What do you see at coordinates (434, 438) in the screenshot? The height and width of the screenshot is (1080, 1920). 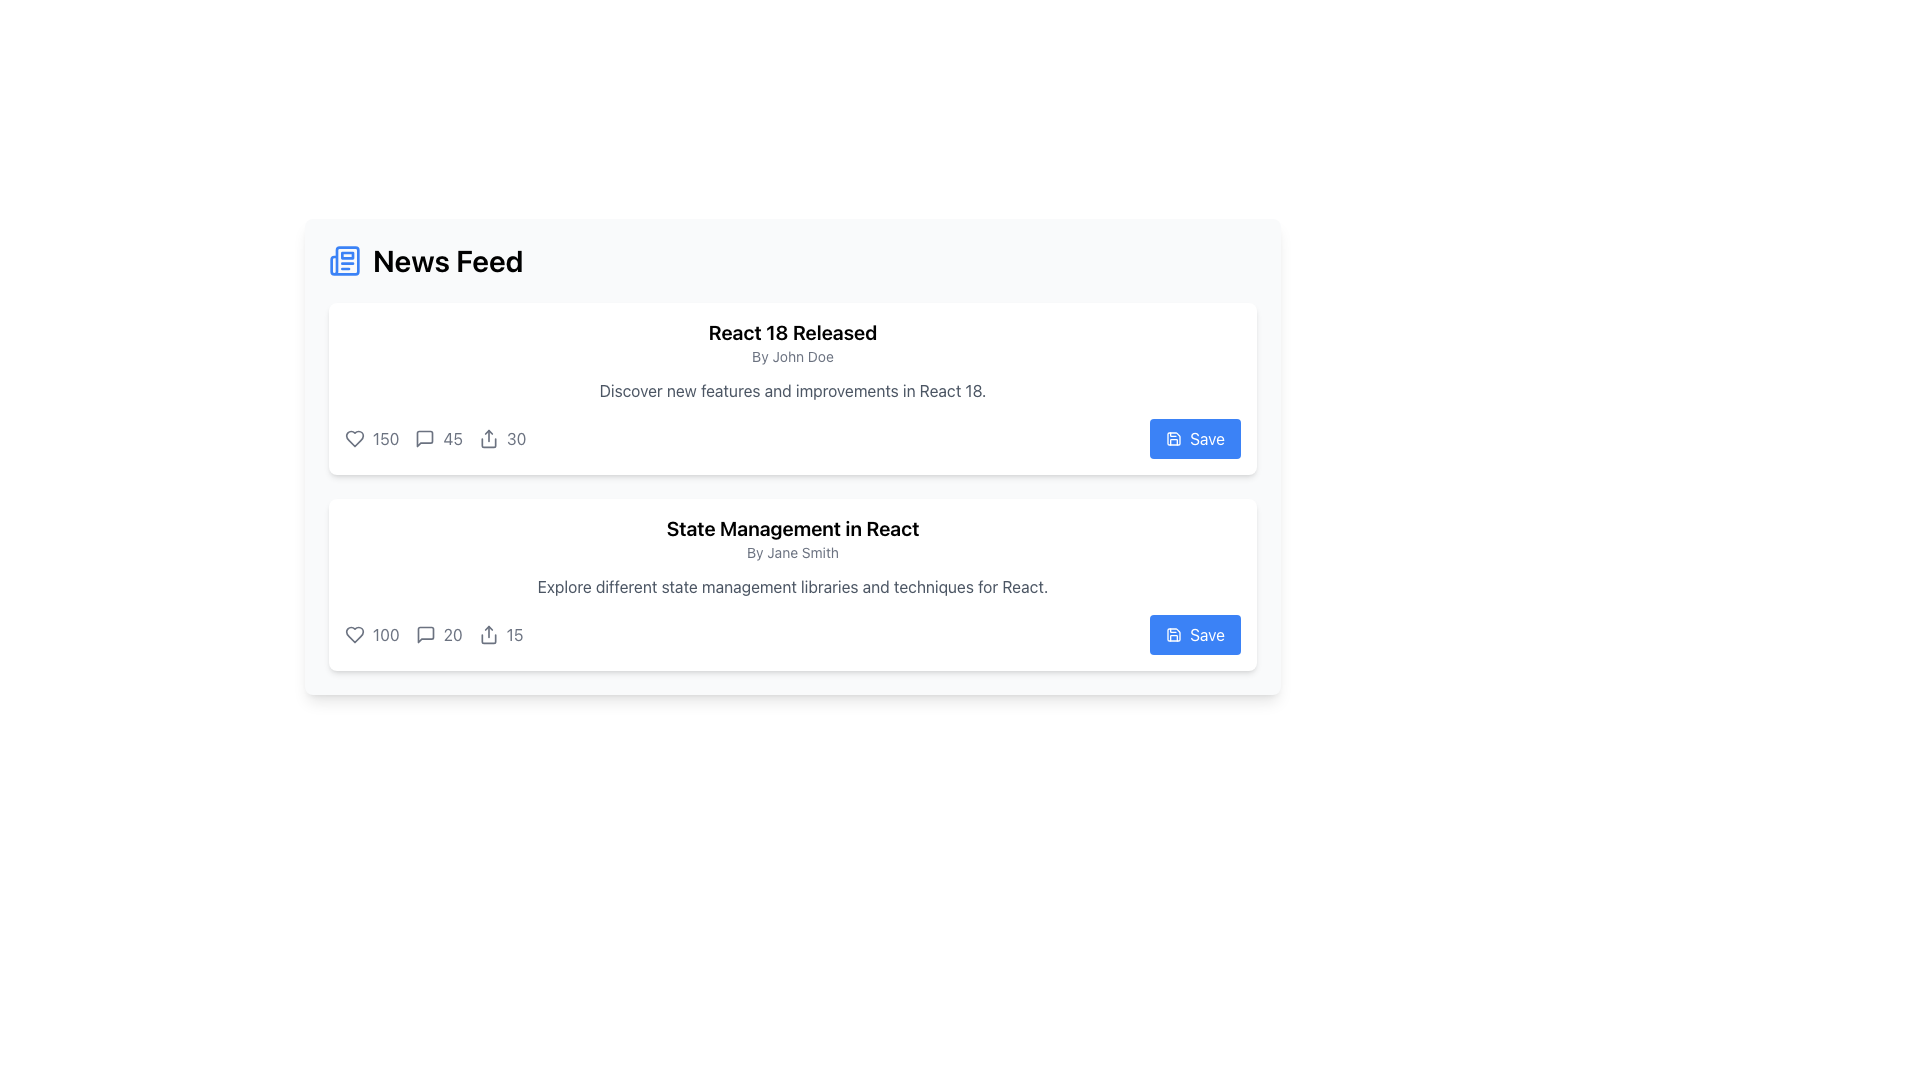 I see `the interactive statistics displaying component located at the bottom left of the first post in the news feed layout` at bounding box center [434, 438].